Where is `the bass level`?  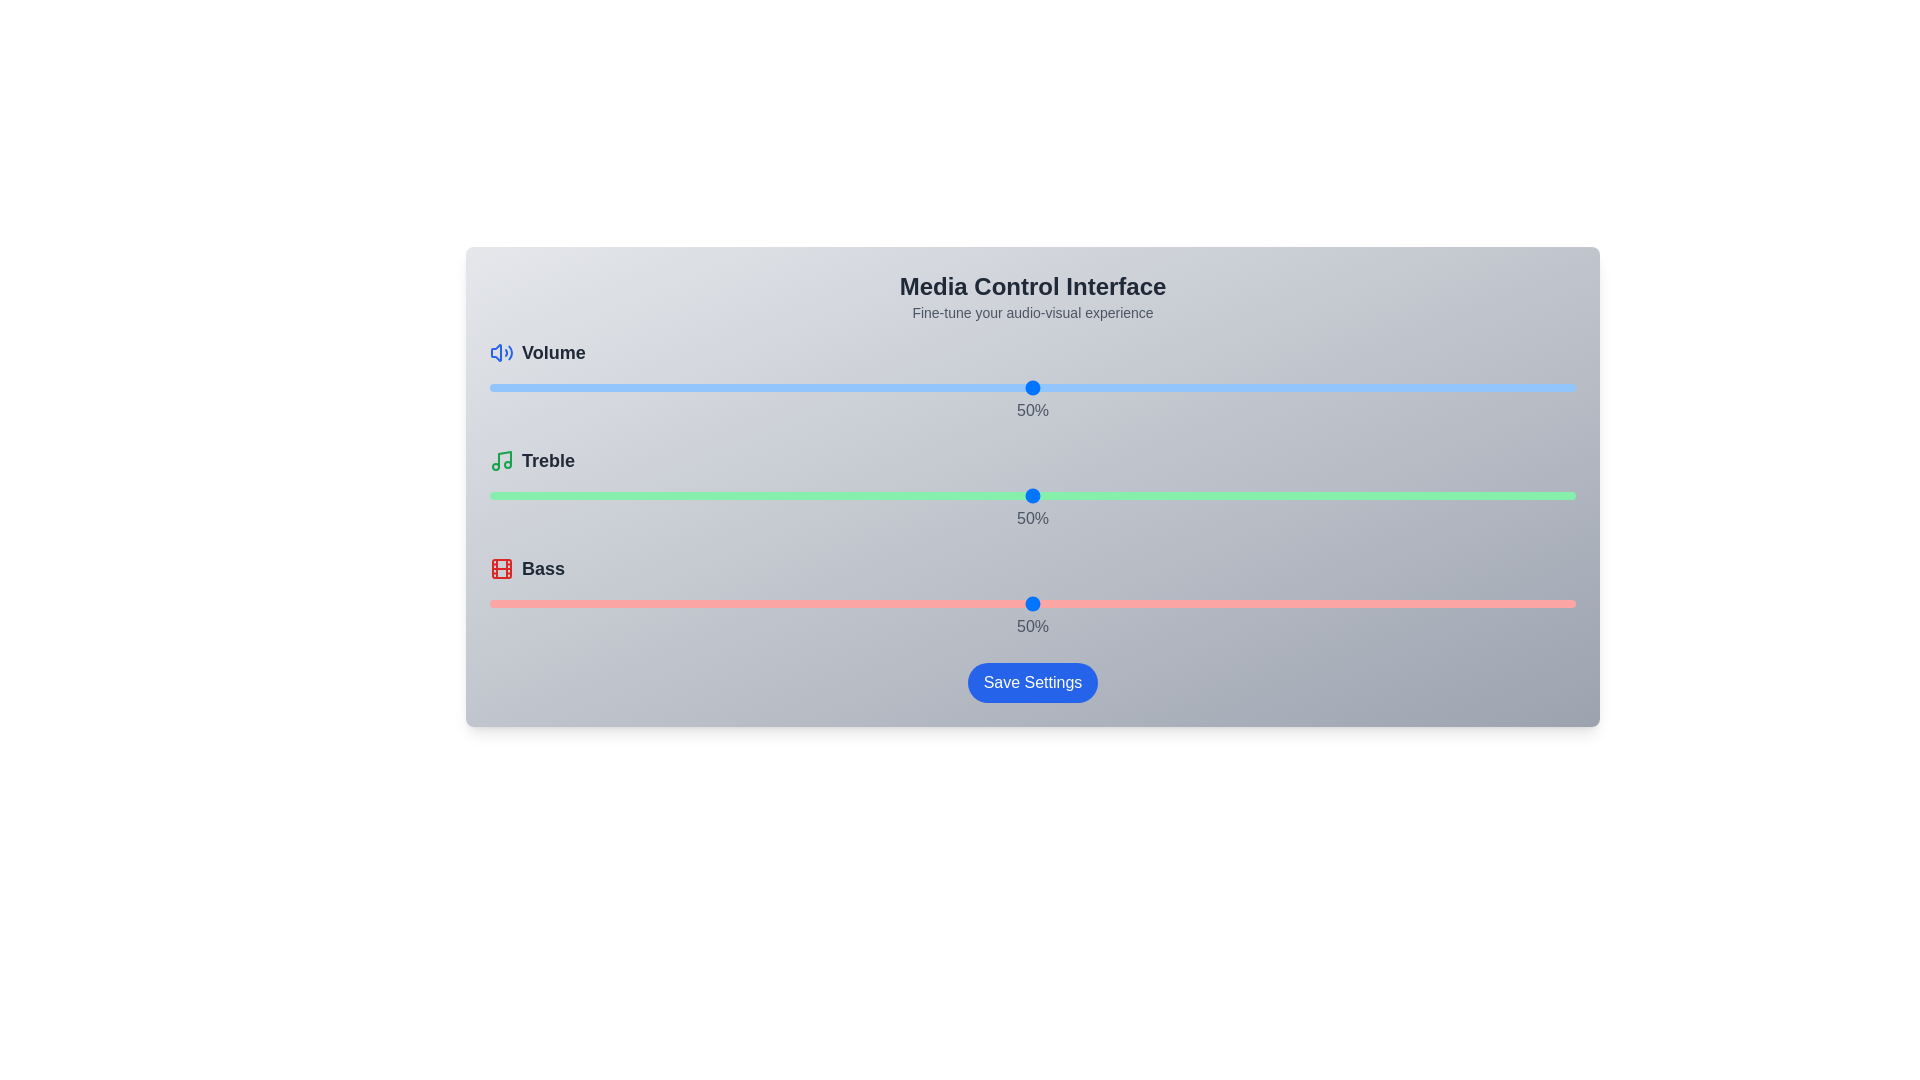
the bass level is located at coordinates (500, 603).